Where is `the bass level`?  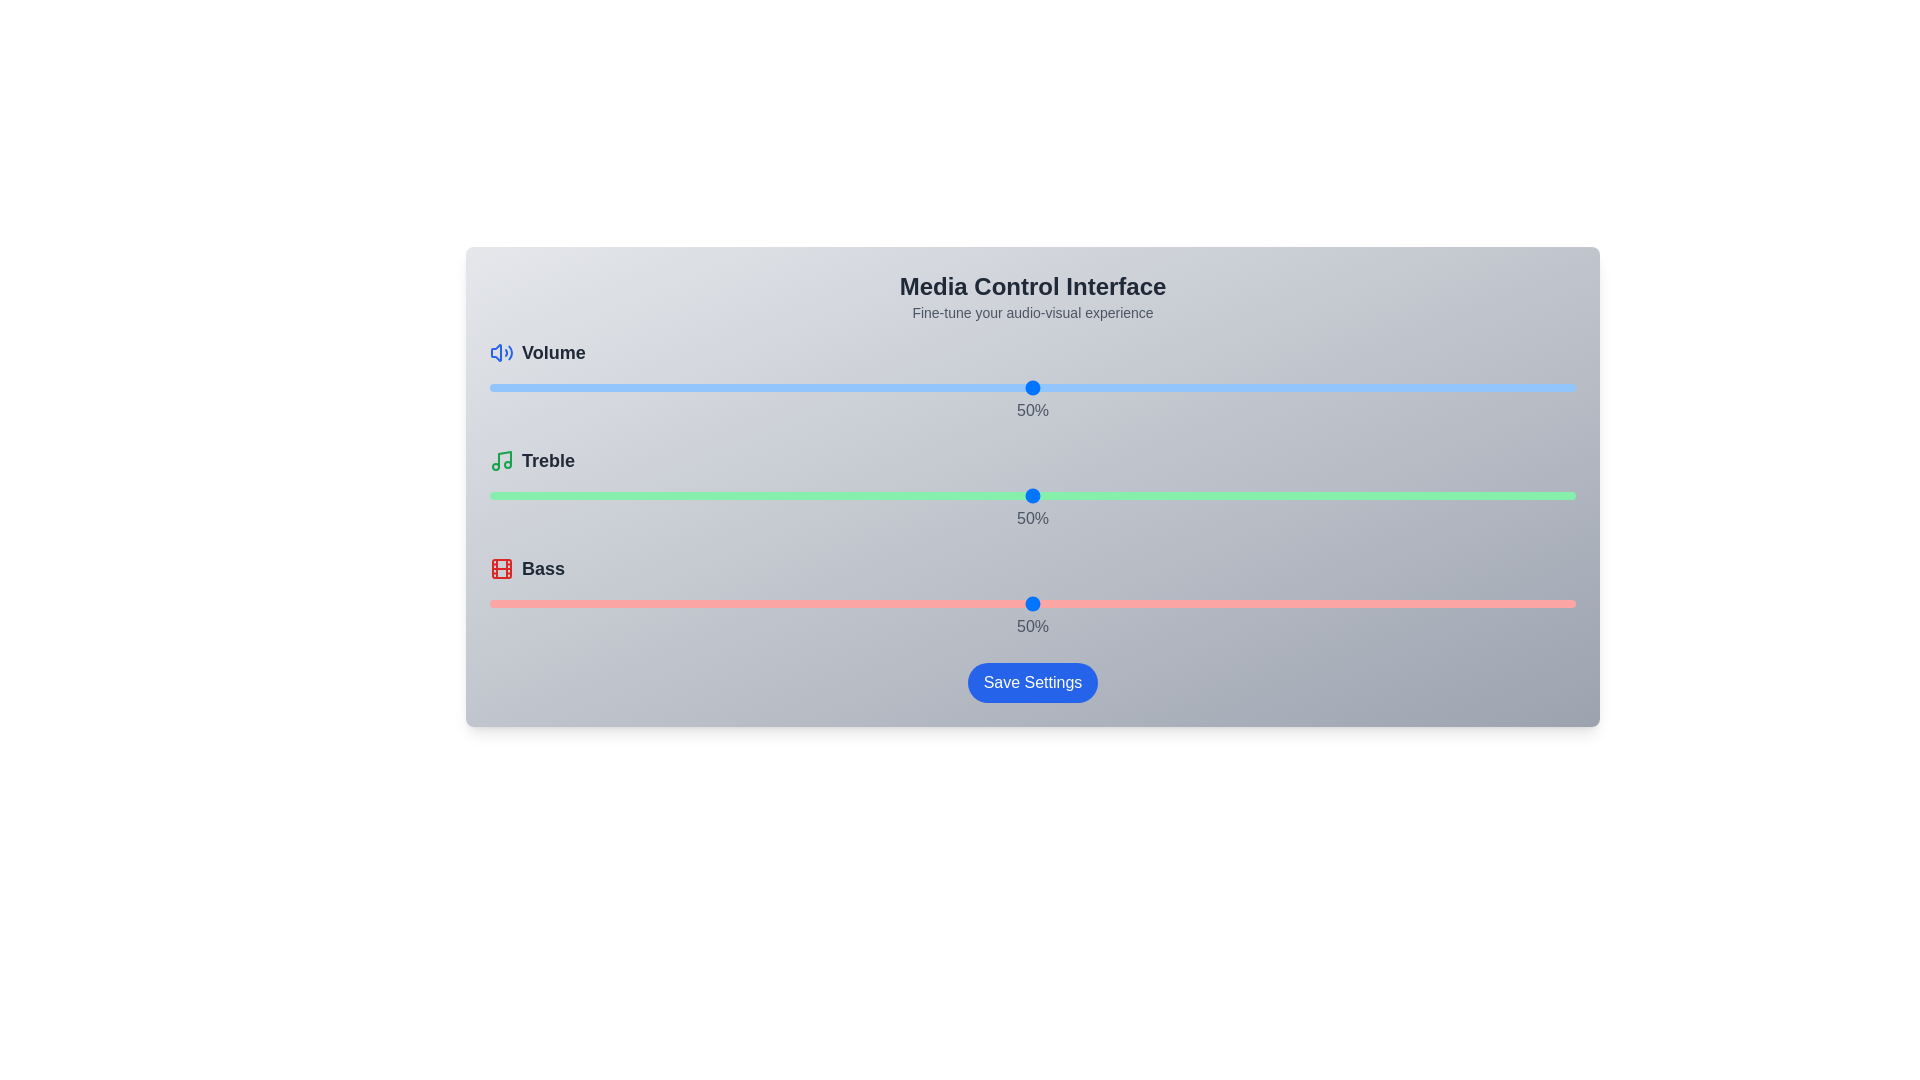
the bass level is located at coordinates (500, 603).